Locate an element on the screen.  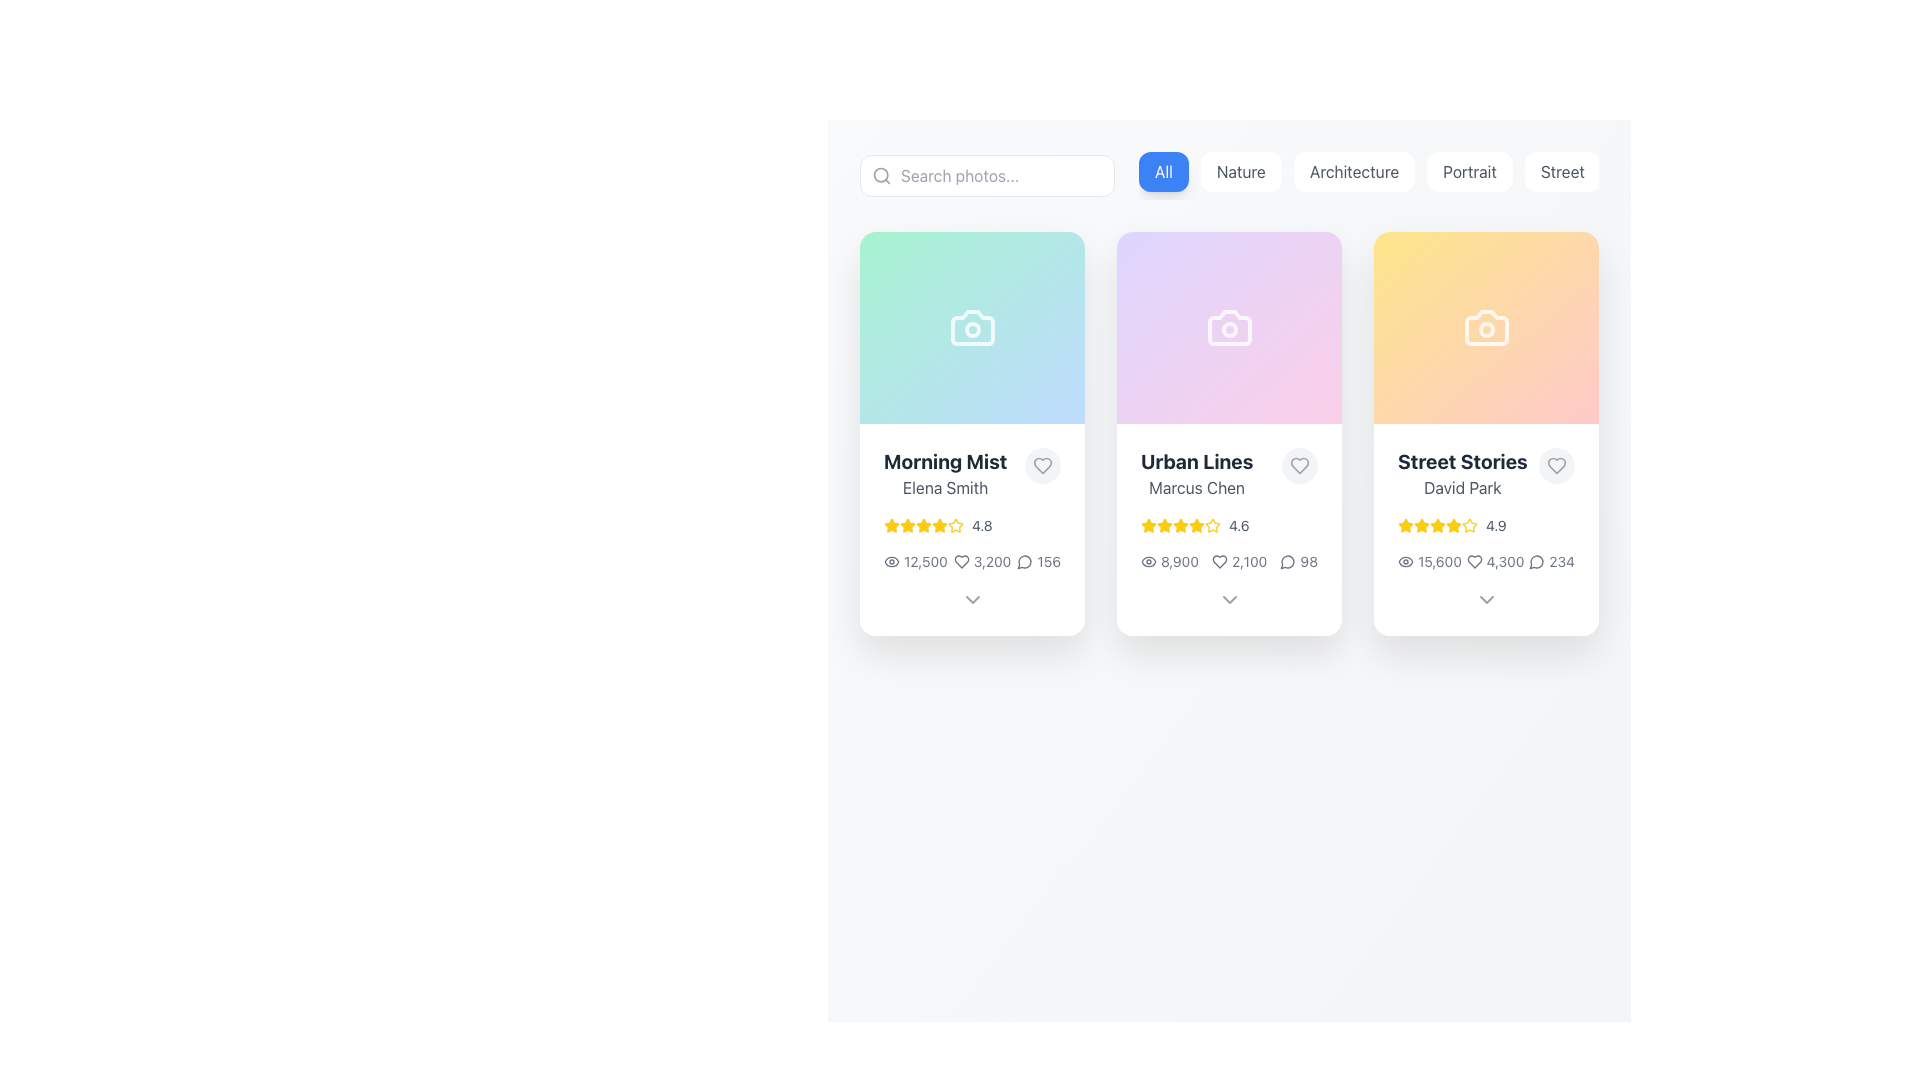
the speech bubble icon representing the comment functionality, located to the right of the heart icon and the '4,300' text is located at coordinates (1536, 562).